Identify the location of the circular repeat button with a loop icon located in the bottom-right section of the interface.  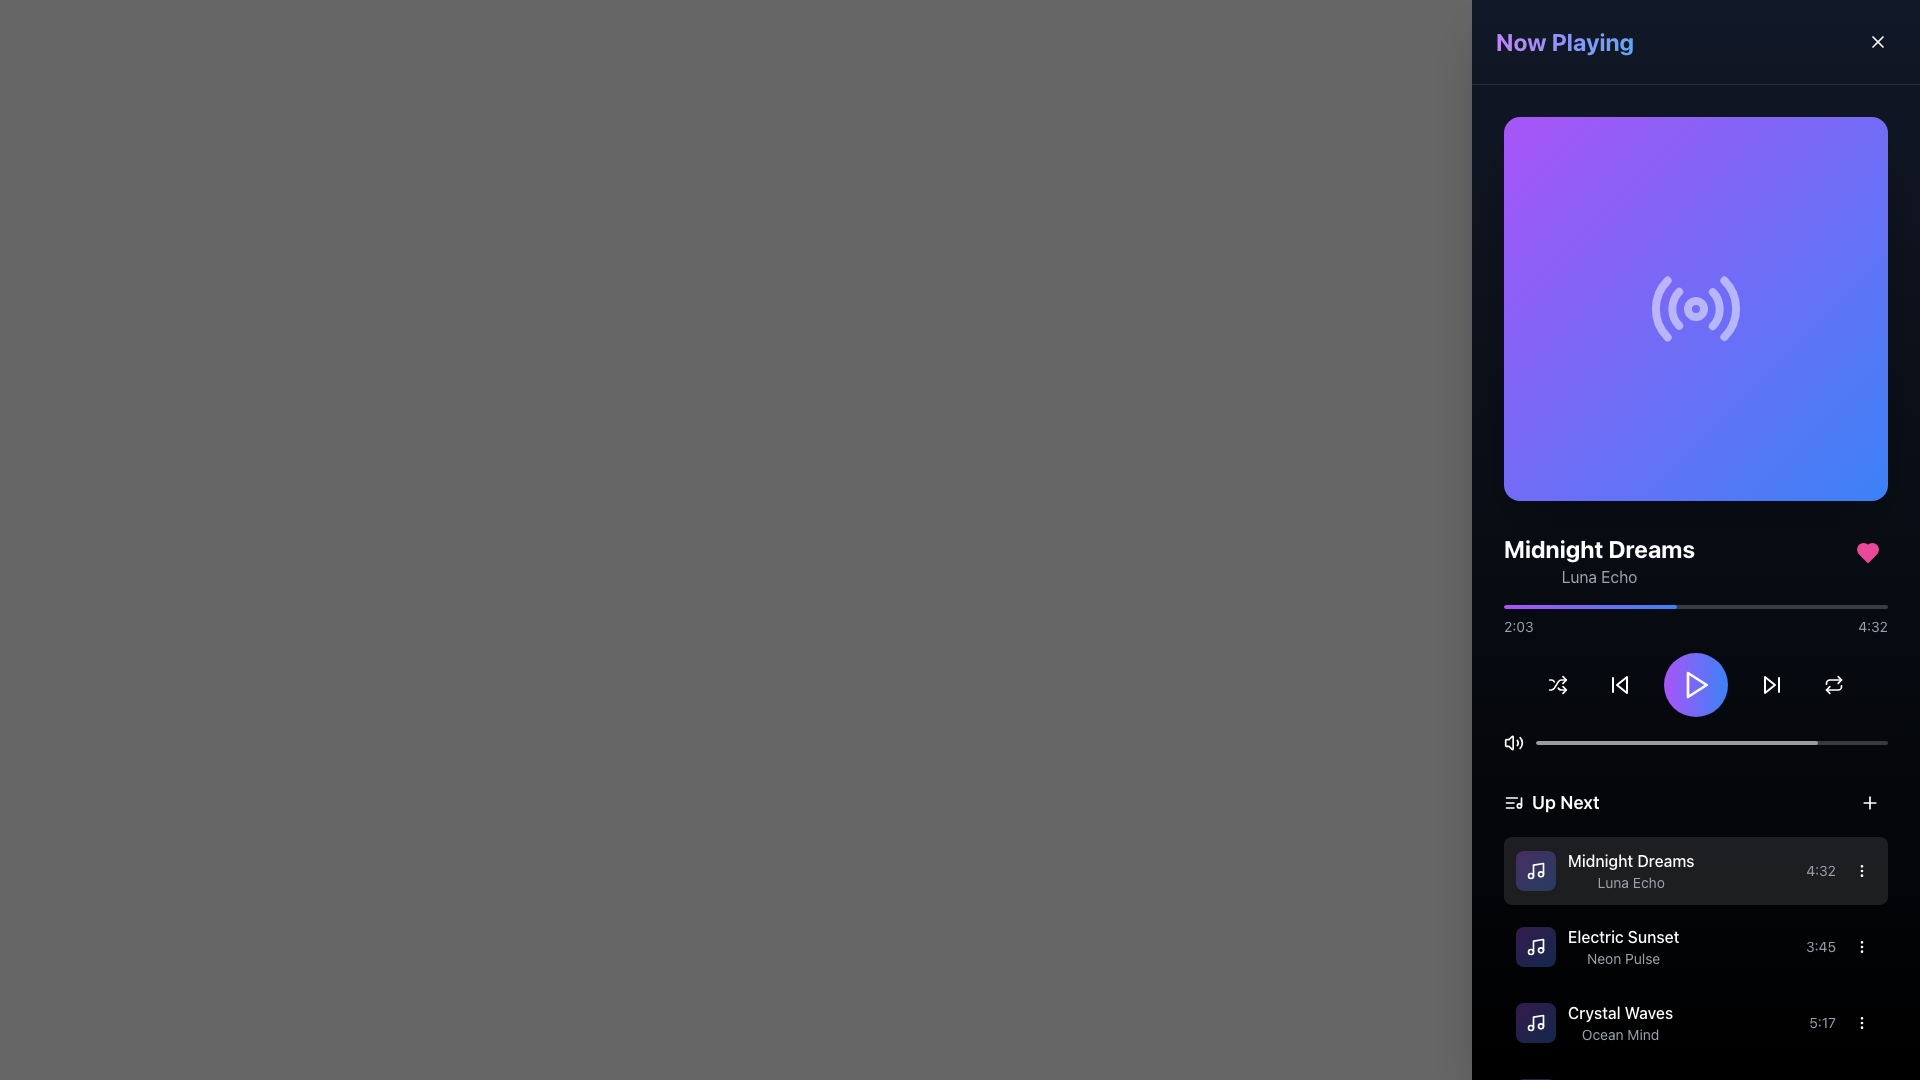
(1833, 684).